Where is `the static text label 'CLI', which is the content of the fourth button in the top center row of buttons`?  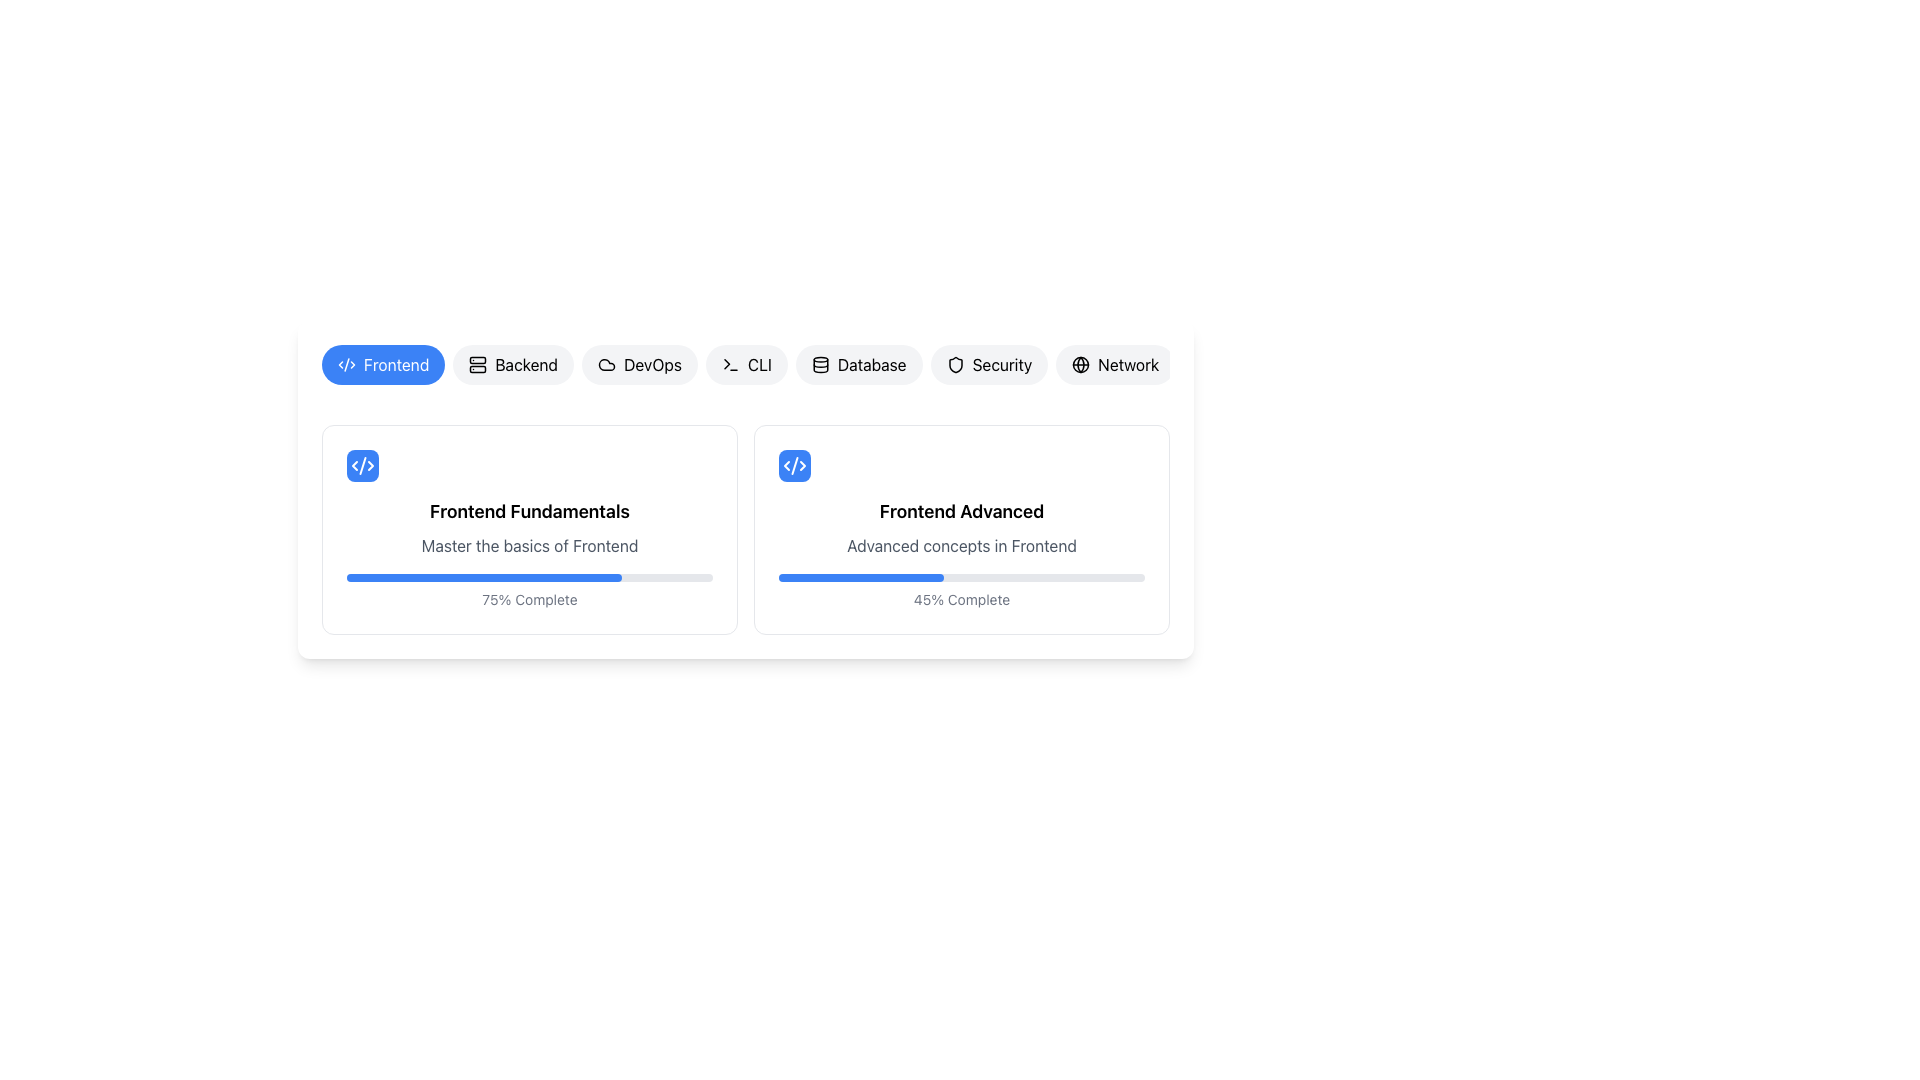 the static text label 'CLI', which is the content of the fourth button in the top center row of buttons is located at coordinates (758, 365).